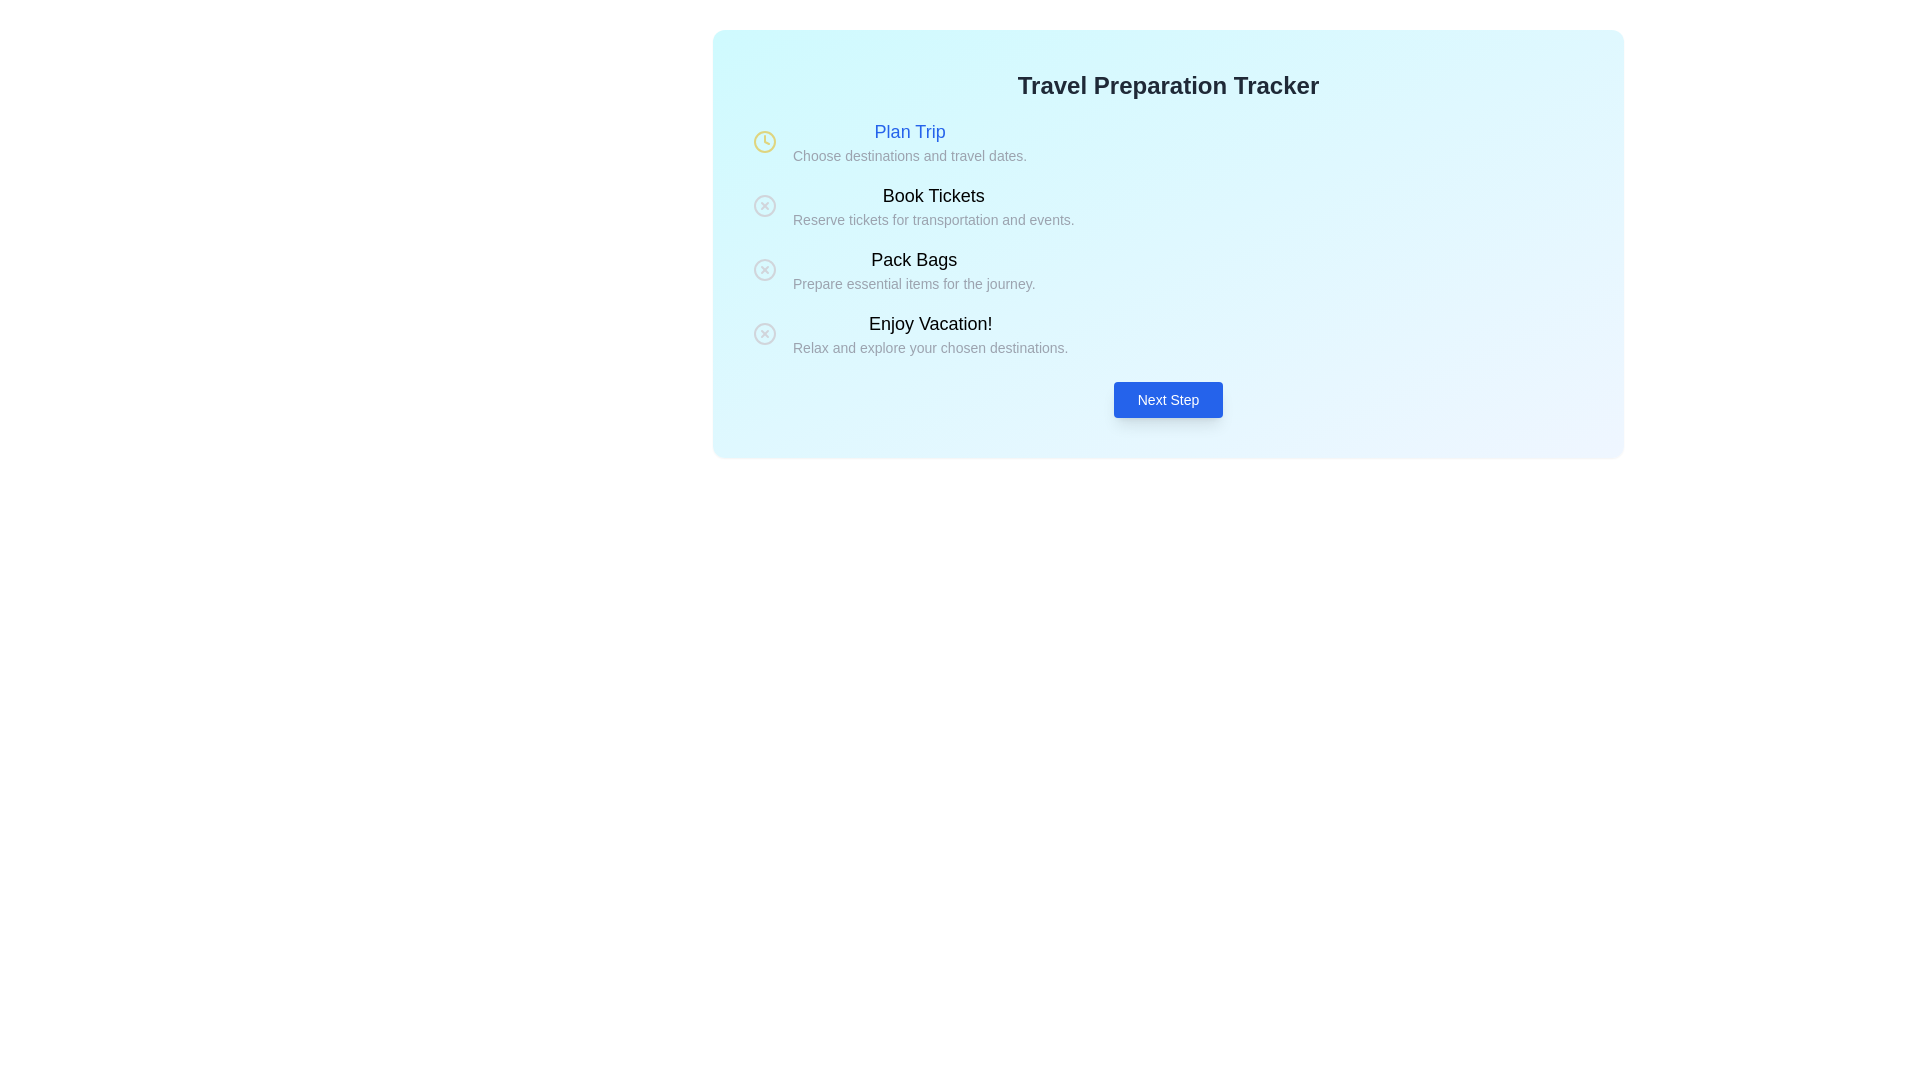 The width and height of the screenshot is (1920, 1080). What do you see at coordinates (1168, 400) in the screenshot?
I see `the rectangular button with a blue background and white text reading 'Next Step' for accessibility interactions` at bounding box center [1168, 400].